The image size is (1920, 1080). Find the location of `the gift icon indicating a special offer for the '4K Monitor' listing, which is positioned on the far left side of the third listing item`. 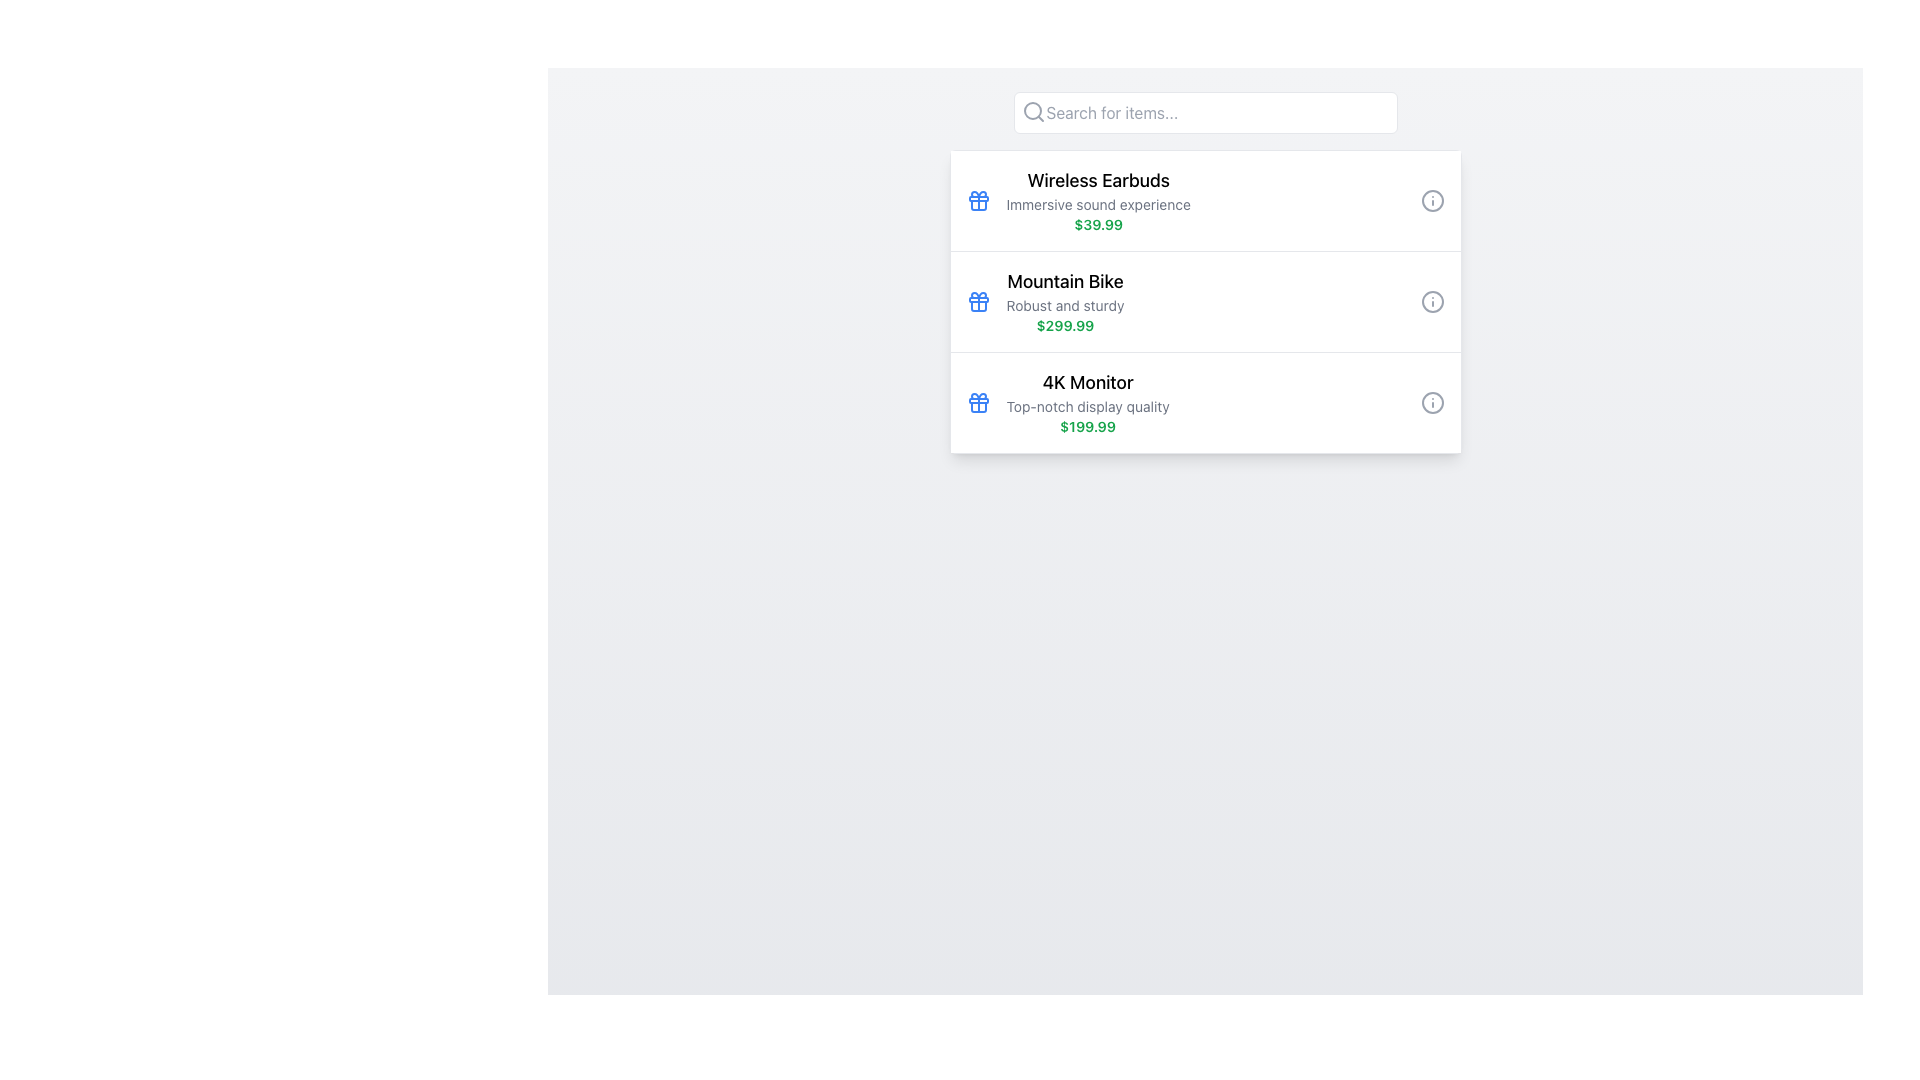

the gift icon indicating a special offer for the '4K Monitor' listing, which is positioned on the far left side of the third listing item is located at coordinates (978, 402).